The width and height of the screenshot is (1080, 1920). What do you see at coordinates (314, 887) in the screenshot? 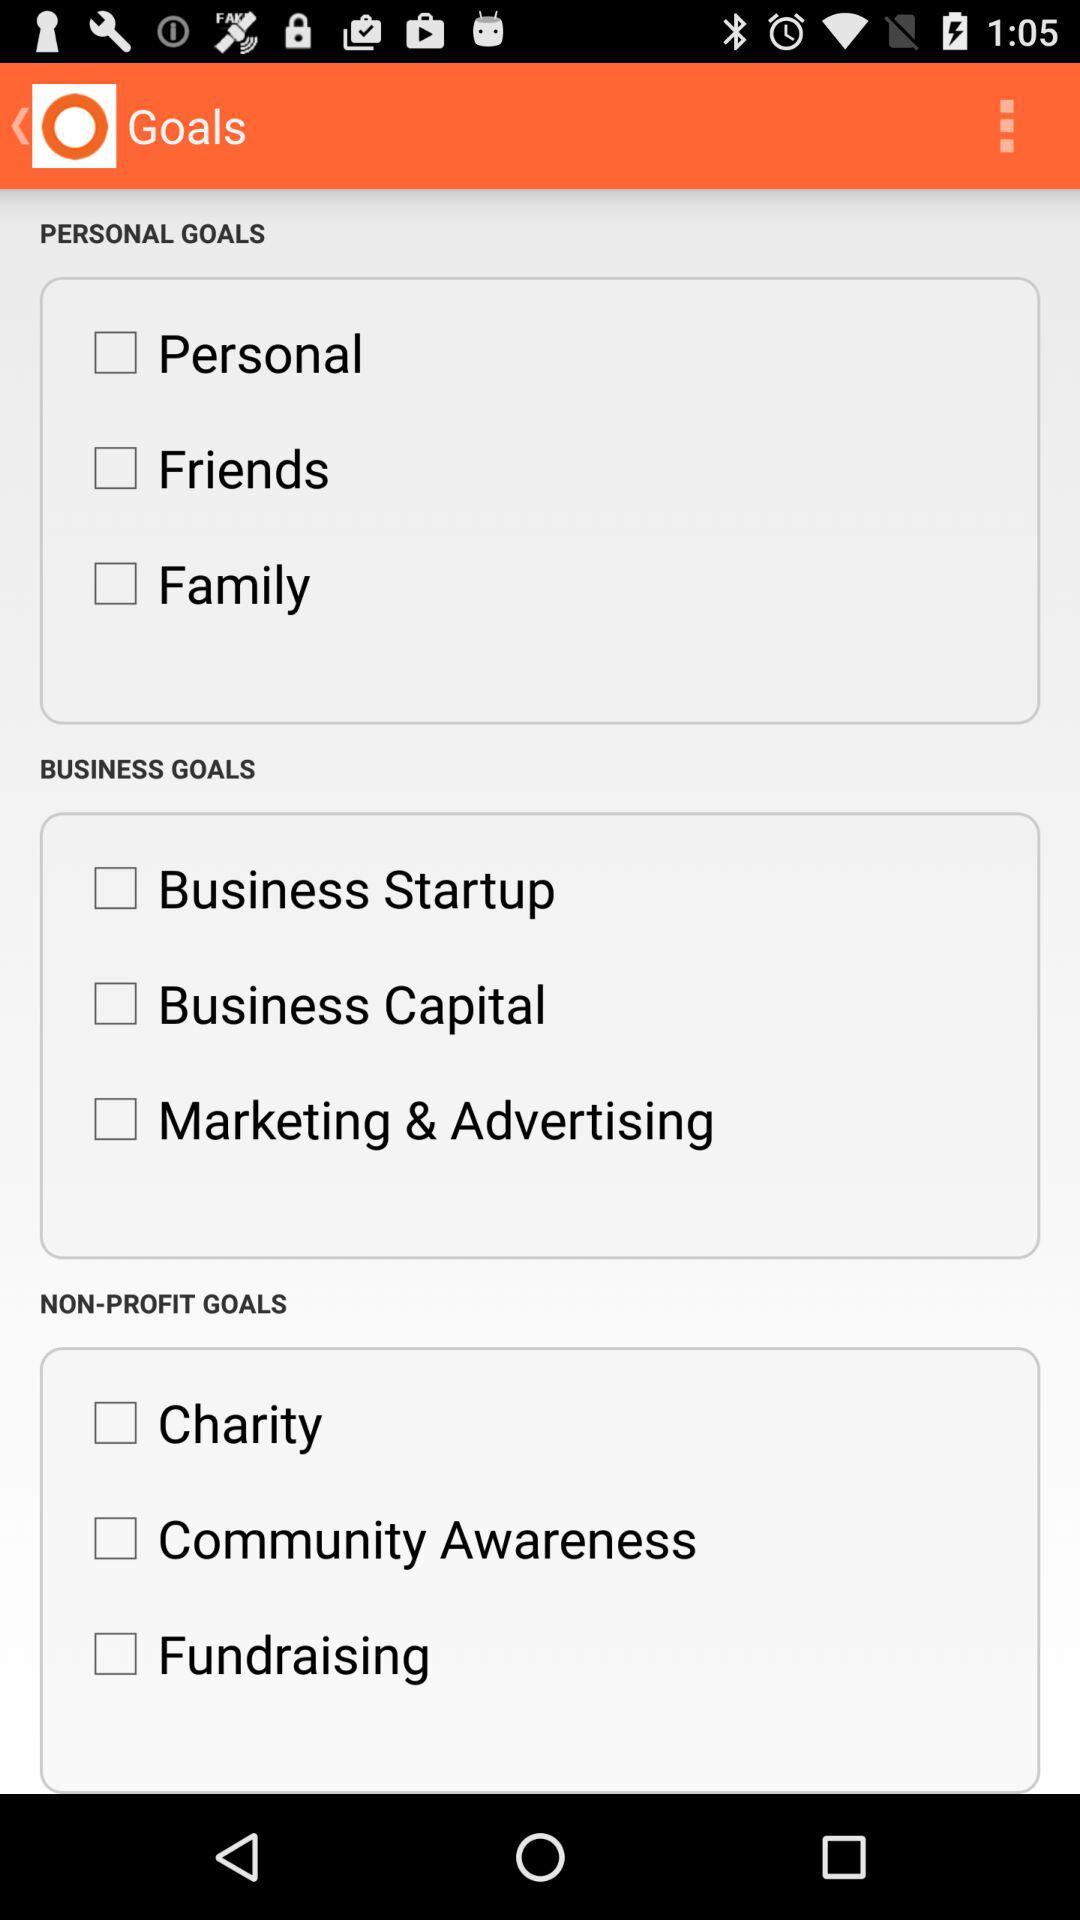
I see `the icon above business capital` at bounding box center [314, 887].